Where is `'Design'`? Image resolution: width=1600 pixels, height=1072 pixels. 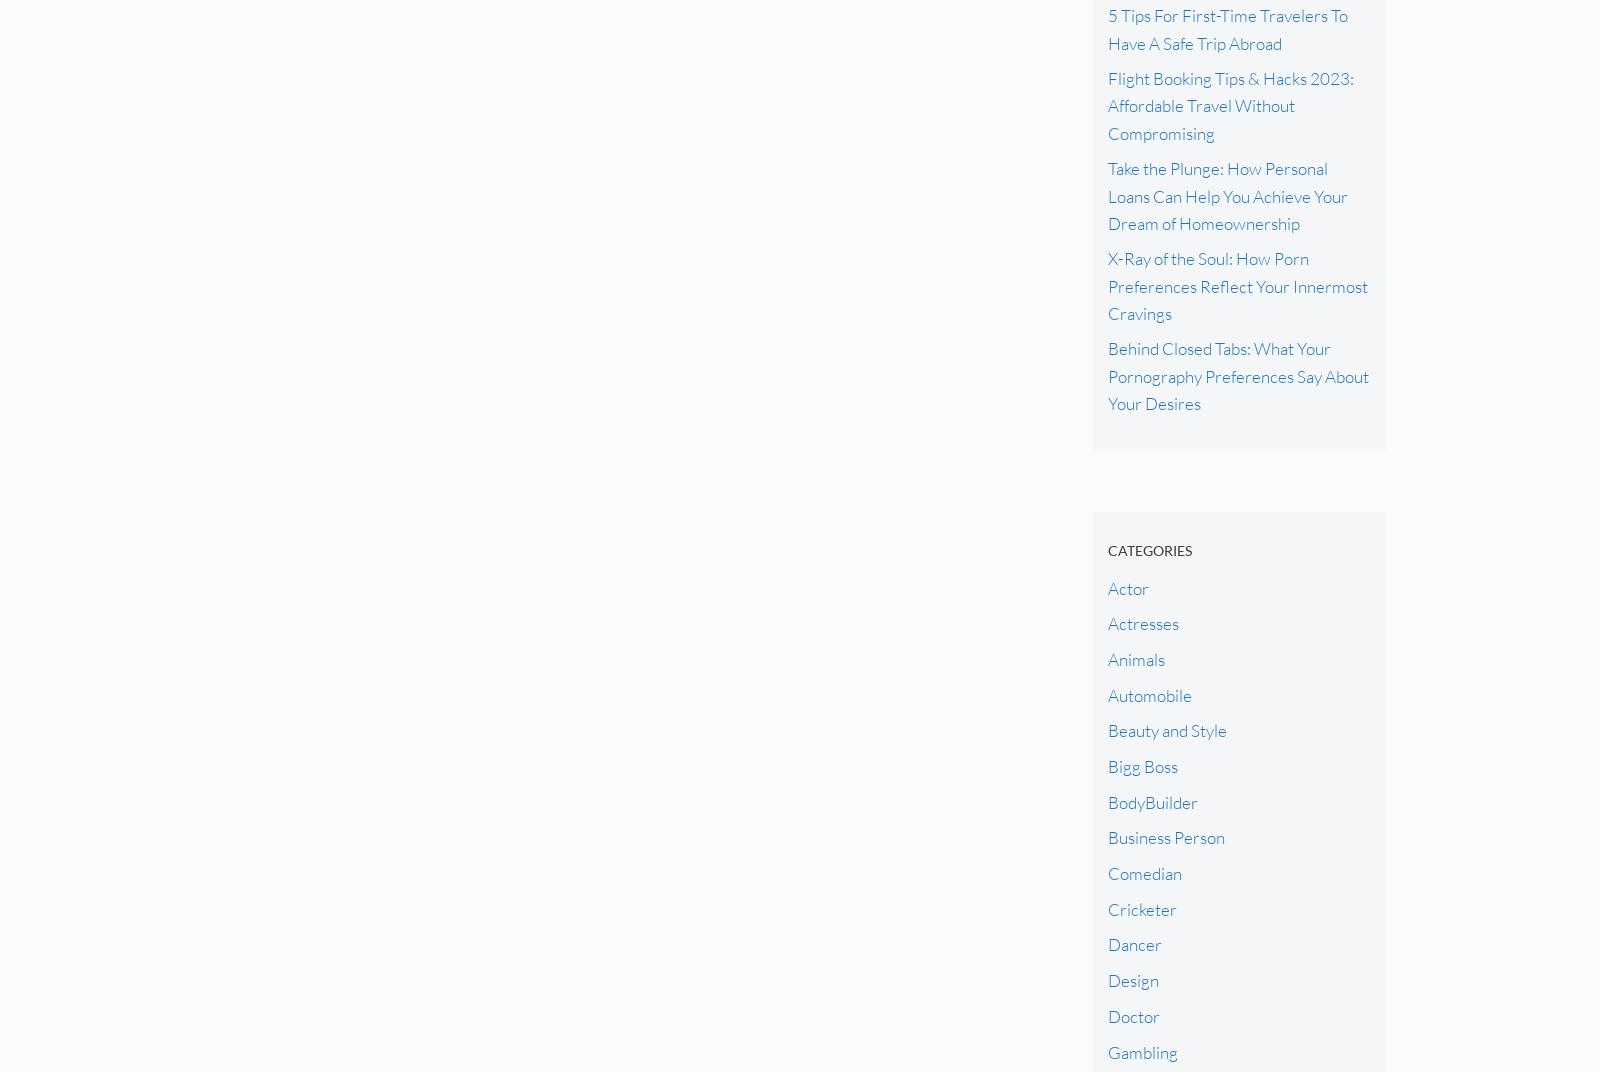
'Design' is located at coordinates (1132, 979).